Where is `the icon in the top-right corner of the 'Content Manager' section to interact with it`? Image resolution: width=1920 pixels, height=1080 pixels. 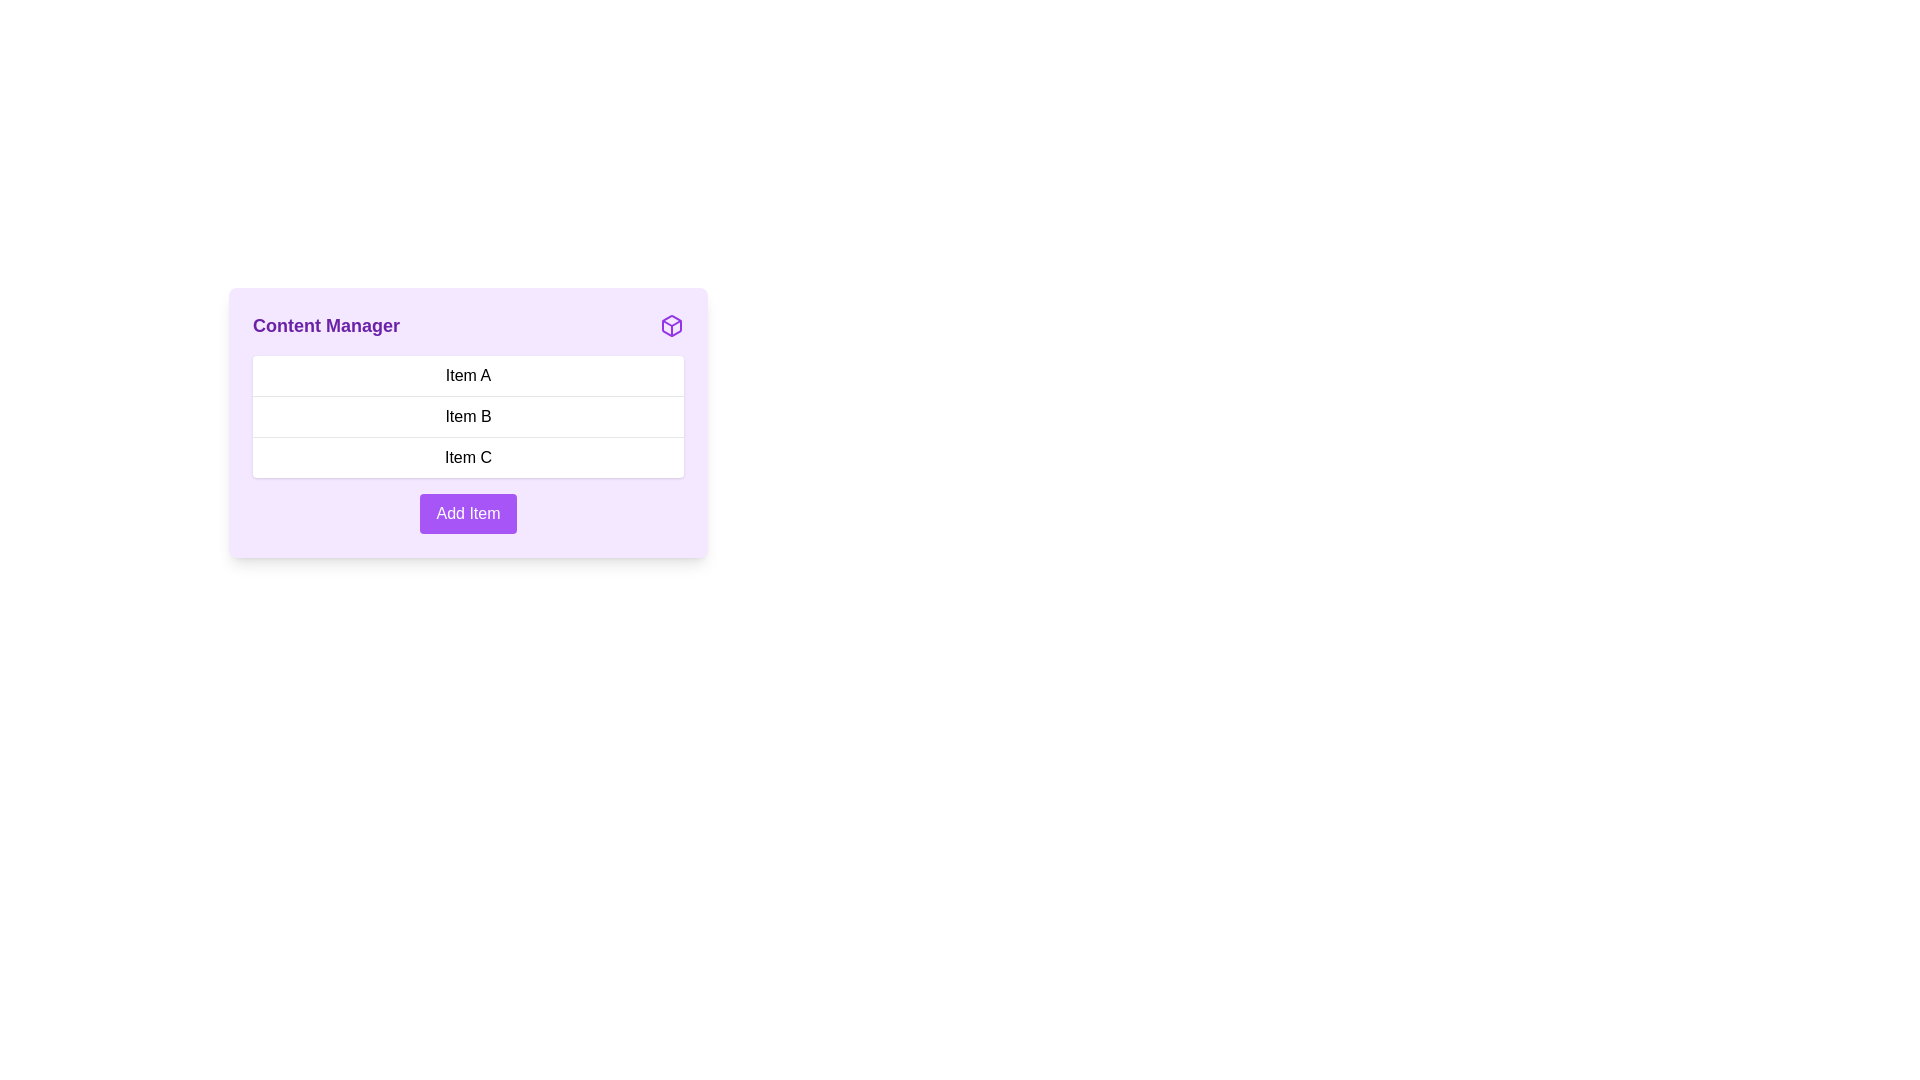
the icon in the top-right corner of the 'Content Manager' section to interact with it is located at coordinates (672, 325).